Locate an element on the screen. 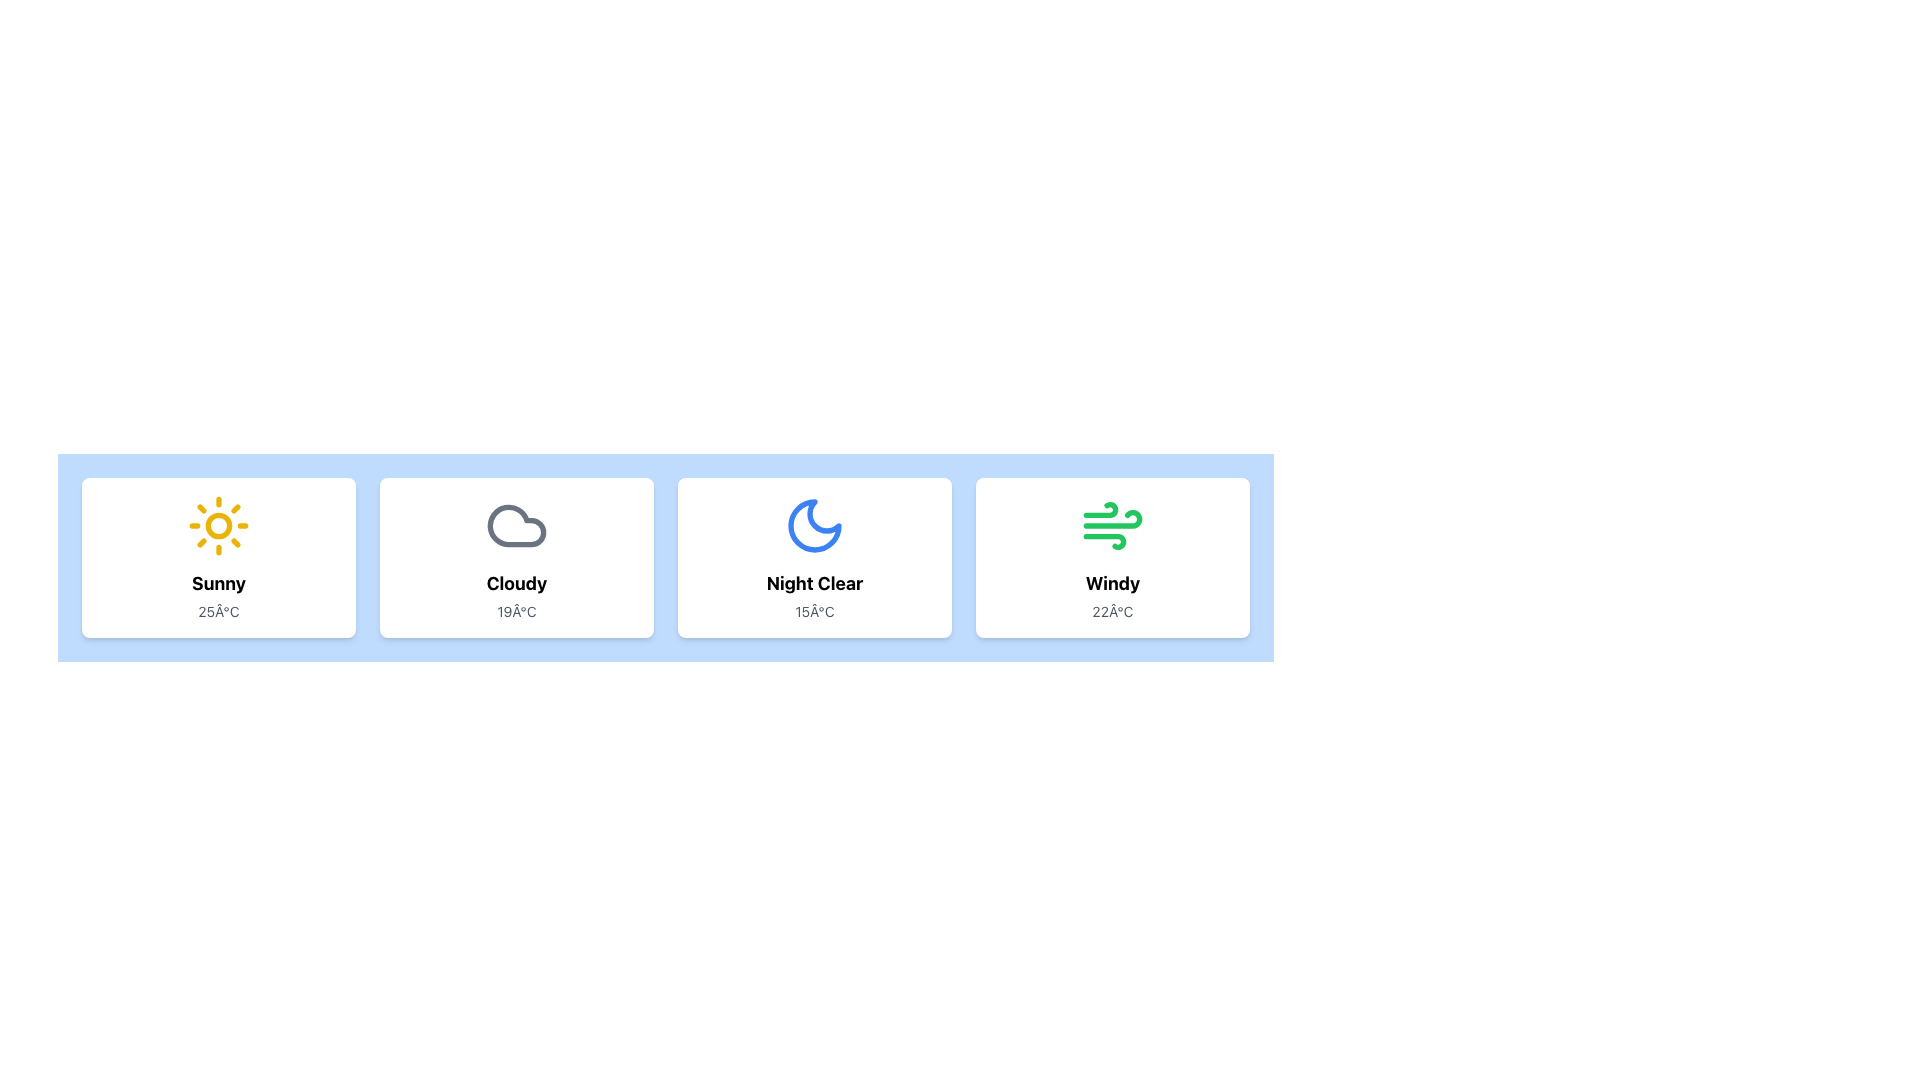 Image resolution: width=1920 pixels, height=1080 pixels. the text label displaying '15°C' in light gray text, located within the 'Night Clear' card, which is the bottom-most element and centrally aligned horizontally is located at coordinates (815, 611).